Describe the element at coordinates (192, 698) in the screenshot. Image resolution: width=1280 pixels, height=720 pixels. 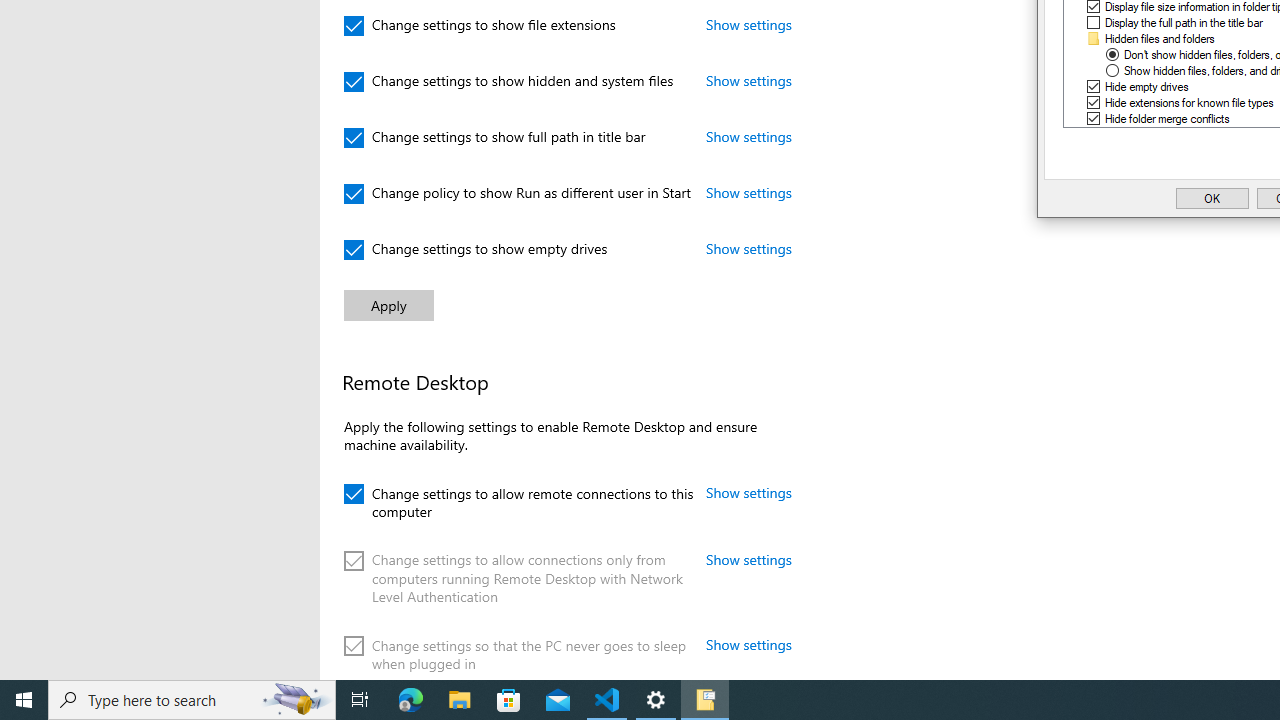
I see `'Type here to search'` at that location.